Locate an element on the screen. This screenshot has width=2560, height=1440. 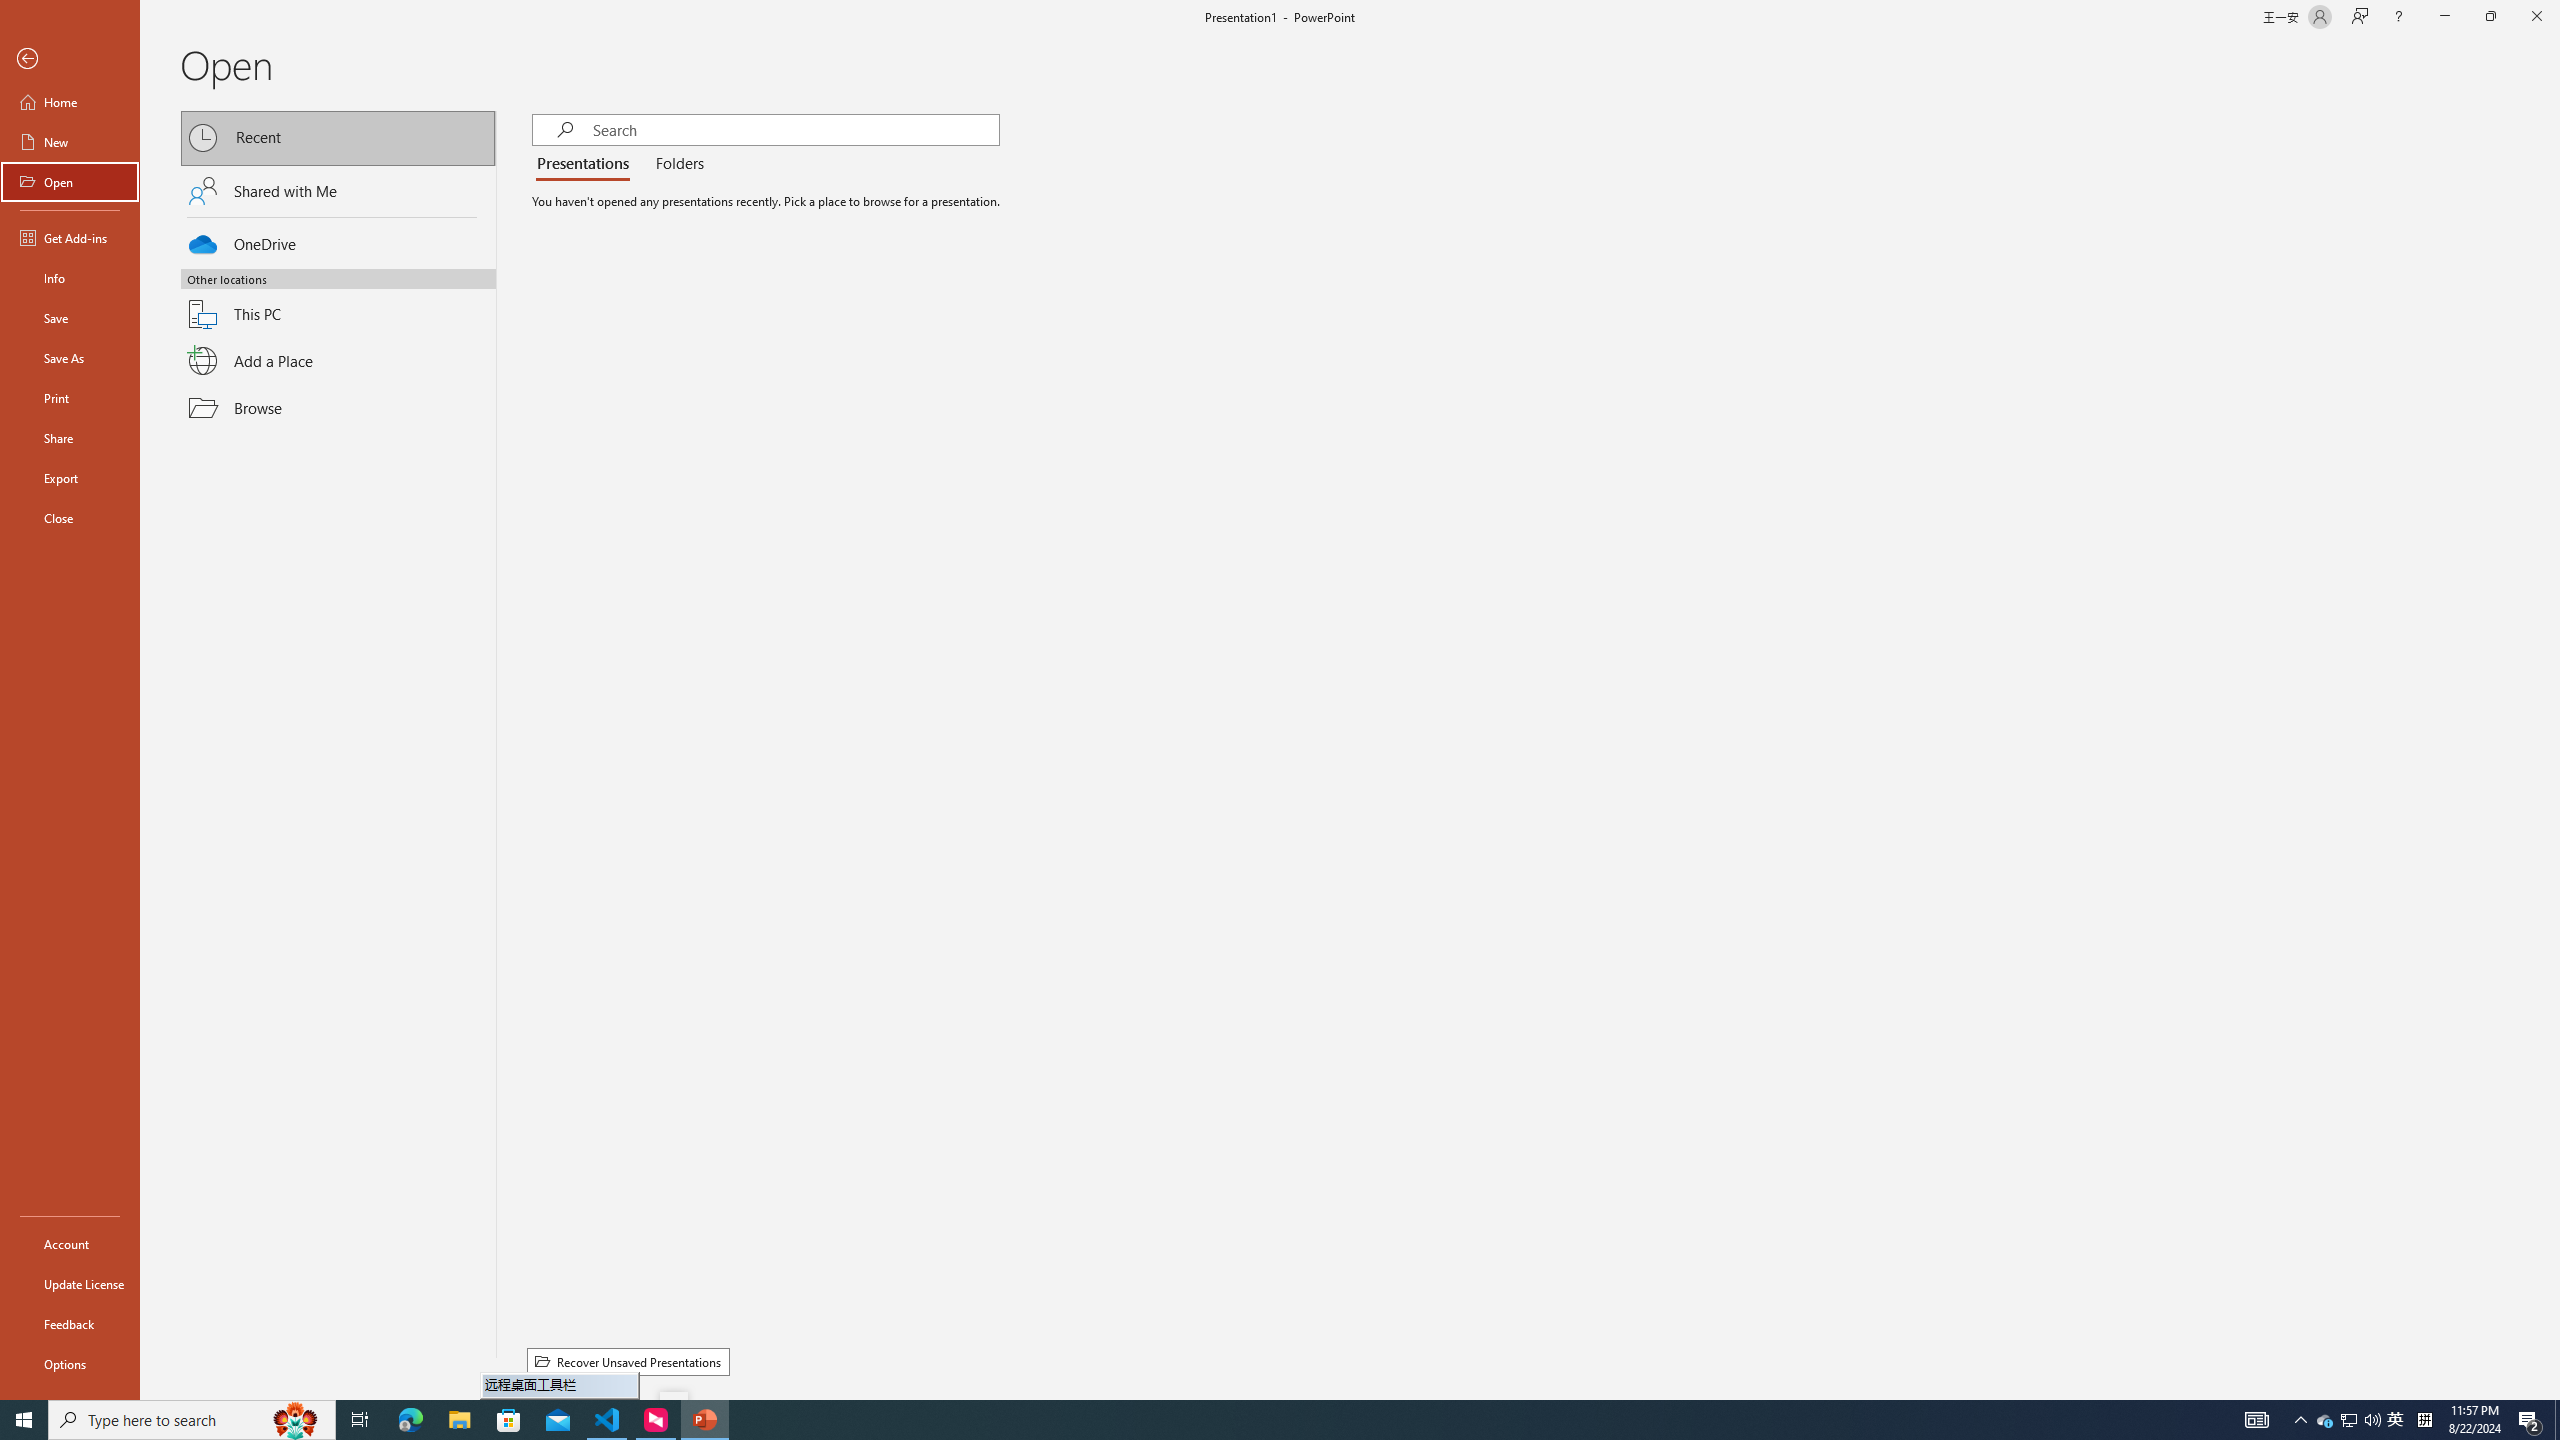
'Back' is located at coordinates (69, 58).